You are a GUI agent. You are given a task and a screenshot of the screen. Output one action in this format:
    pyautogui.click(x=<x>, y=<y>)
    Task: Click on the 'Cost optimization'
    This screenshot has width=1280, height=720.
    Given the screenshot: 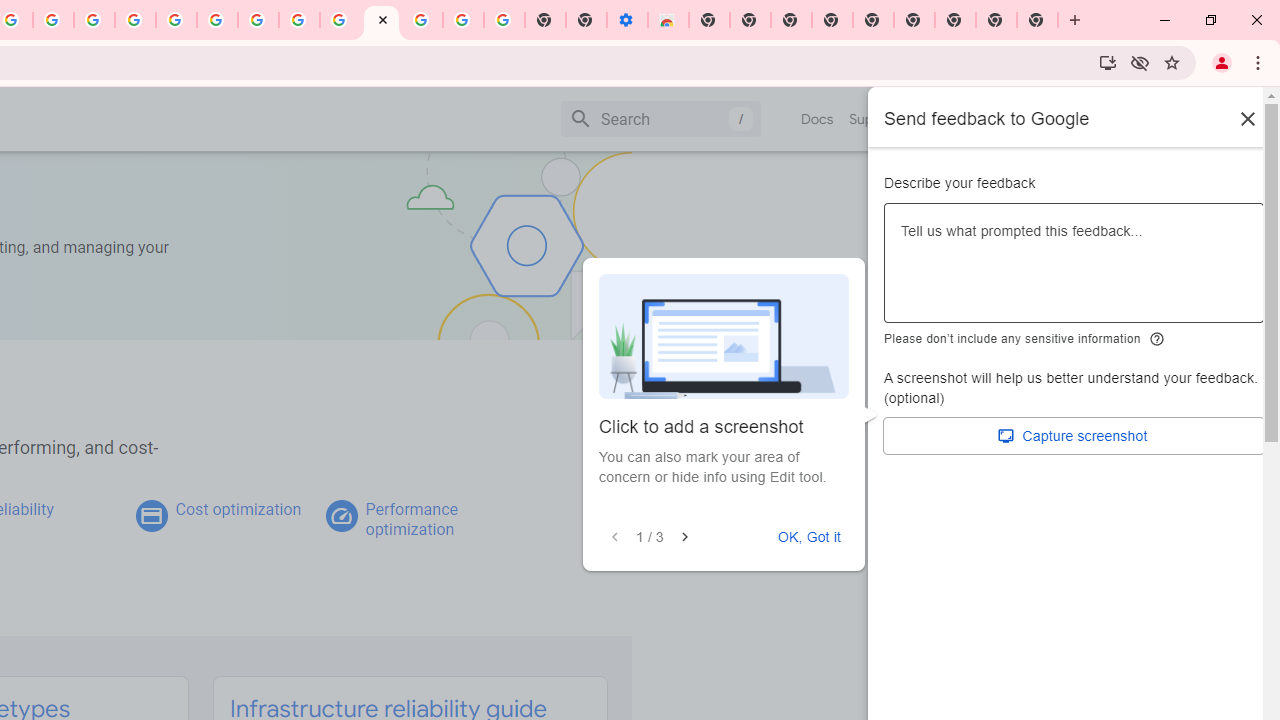 What is the action you would take?
    pyautogui.click(x=238, y=508)
    